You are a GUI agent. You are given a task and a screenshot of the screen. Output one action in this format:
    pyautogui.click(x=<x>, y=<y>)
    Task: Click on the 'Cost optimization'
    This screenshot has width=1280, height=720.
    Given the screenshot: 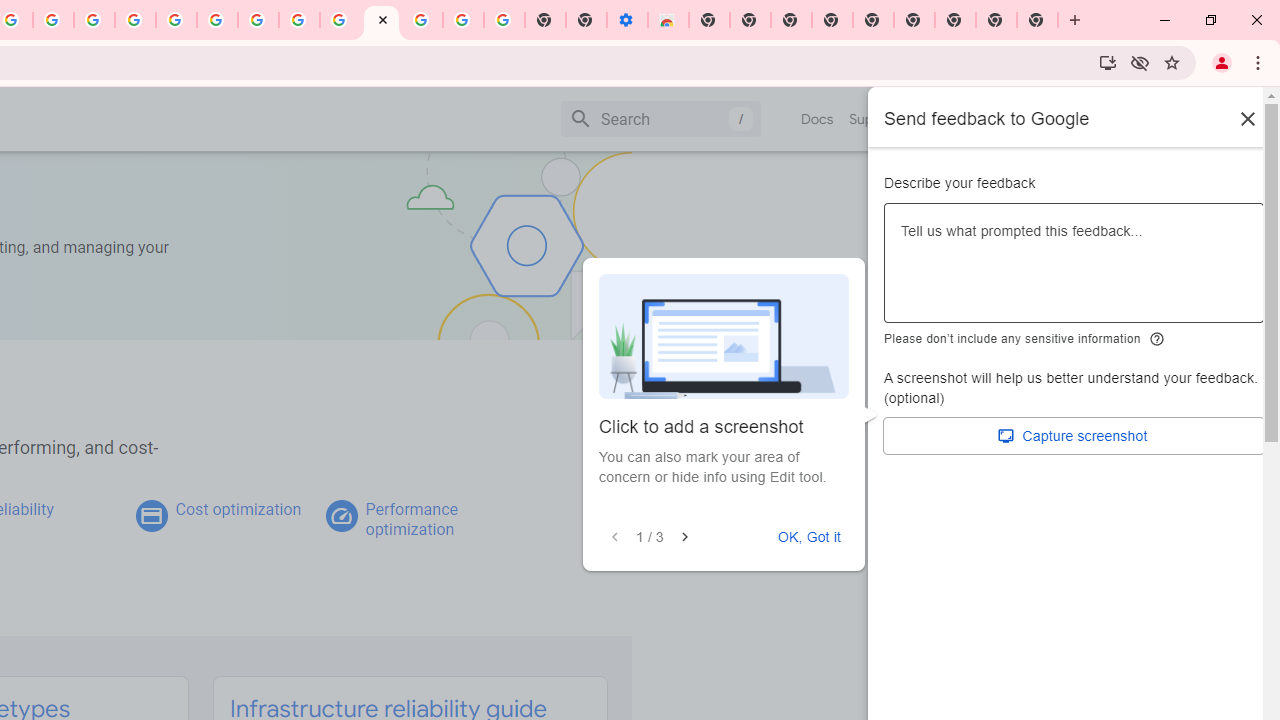 What is the action you would take?
    pyautogui.click(x=238, y=508)
    